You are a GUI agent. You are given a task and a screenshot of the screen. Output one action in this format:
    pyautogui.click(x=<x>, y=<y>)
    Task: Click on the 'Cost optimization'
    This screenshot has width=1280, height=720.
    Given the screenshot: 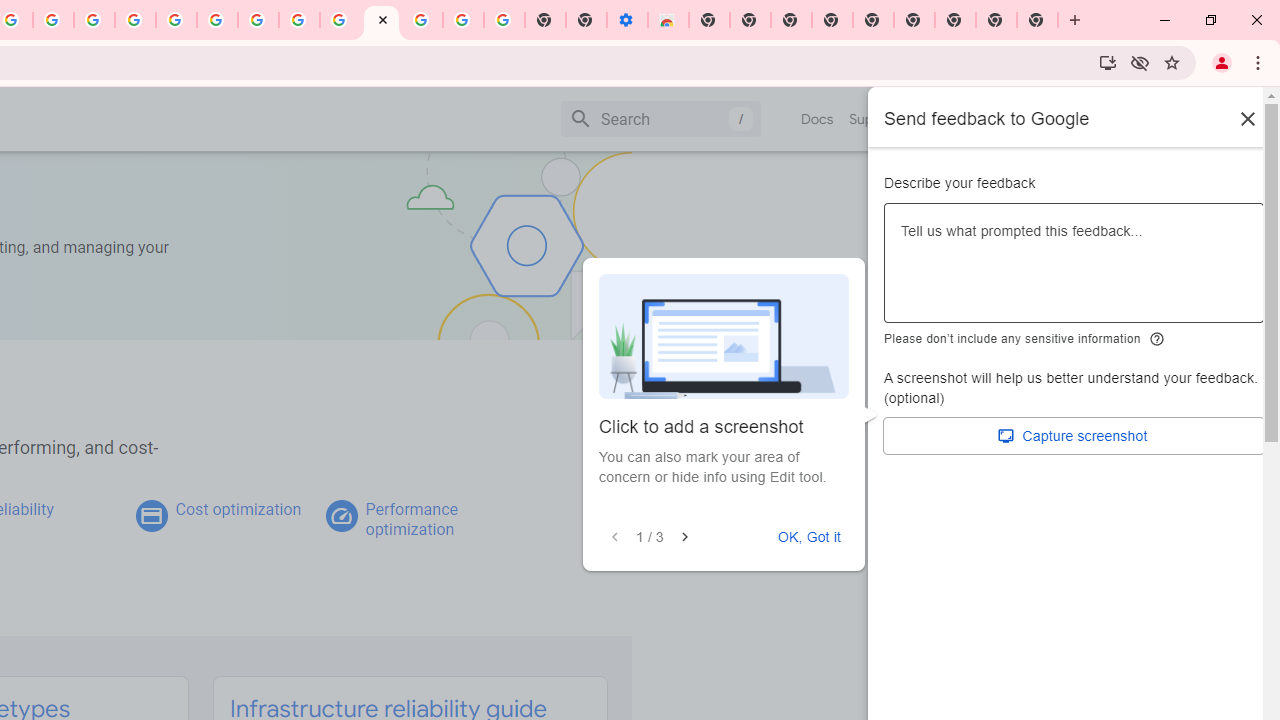 What is the action you would take?
    pyautogui.click(x=238, y=508)
    